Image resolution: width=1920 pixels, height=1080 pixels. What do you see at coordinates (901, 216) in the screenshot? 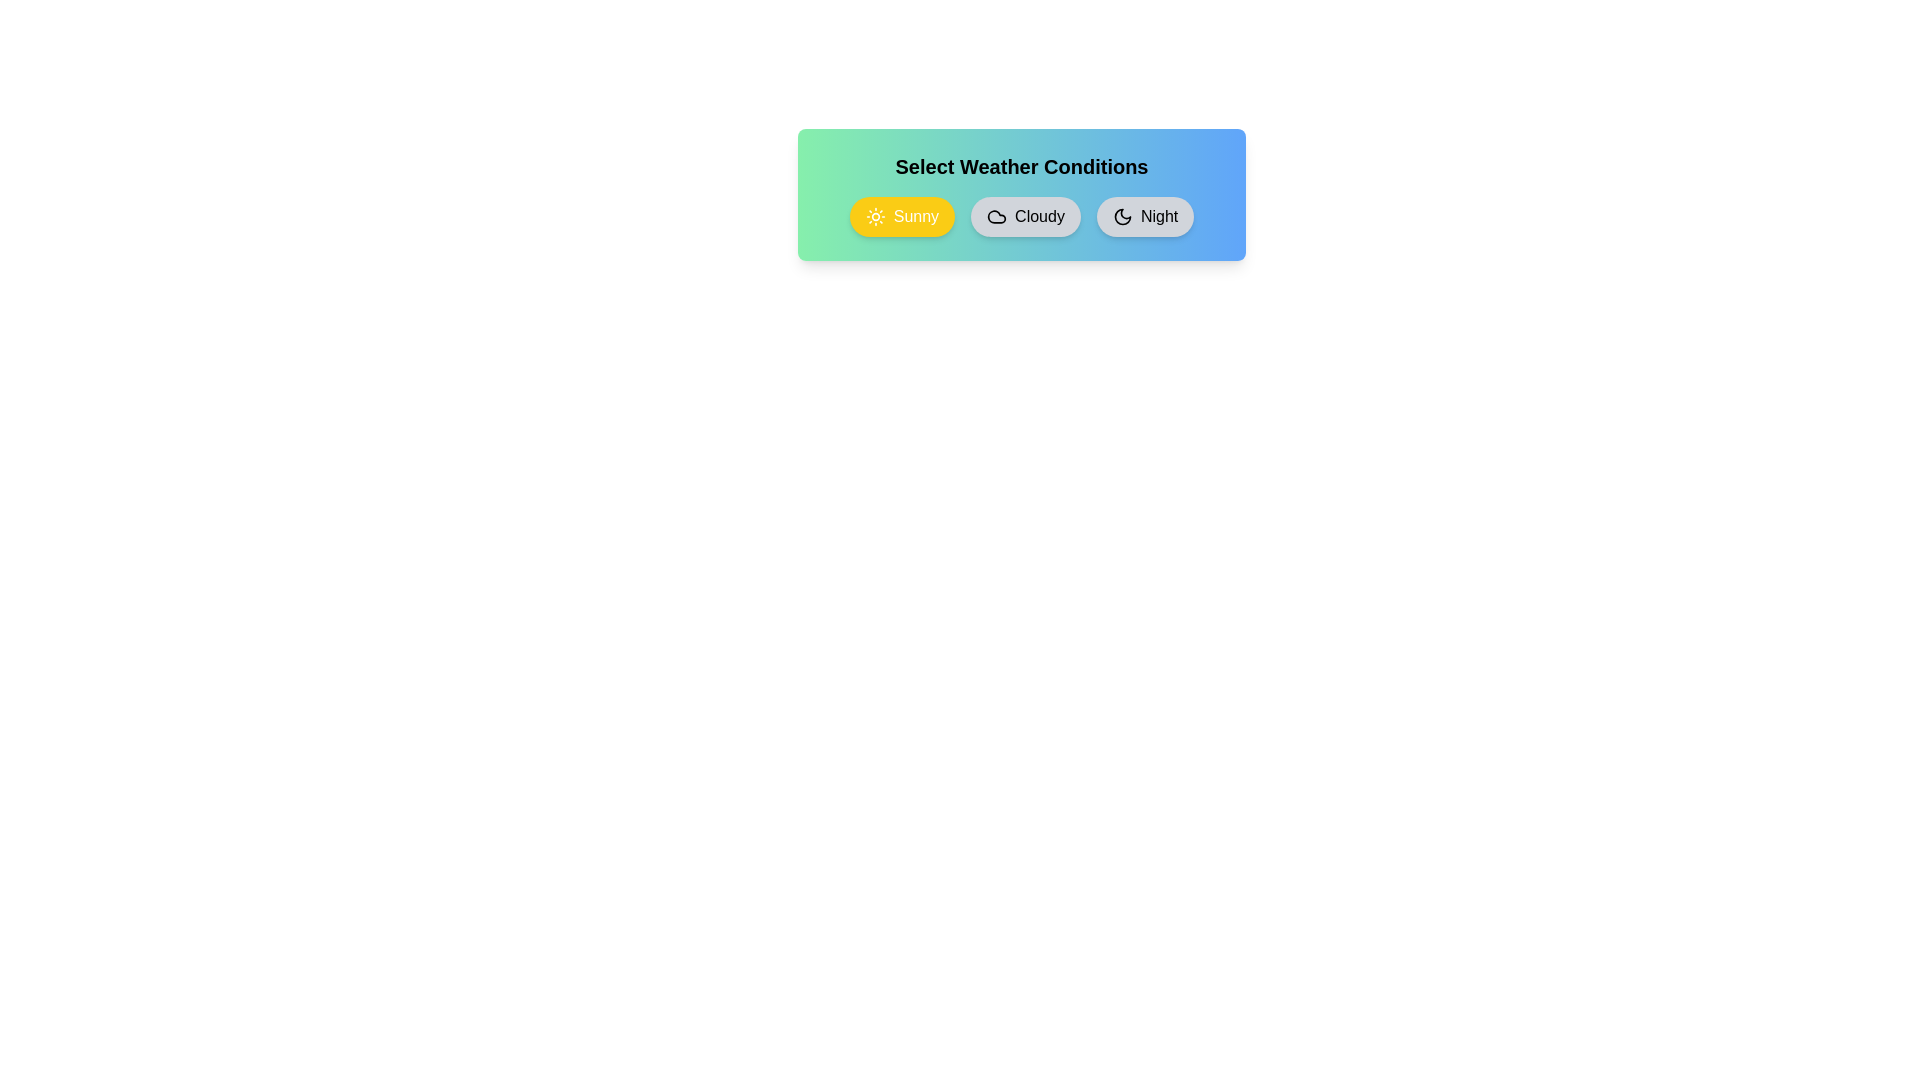
I see `the weather condition Sunny by clicking on its chip` at bounding box center [901, 216].